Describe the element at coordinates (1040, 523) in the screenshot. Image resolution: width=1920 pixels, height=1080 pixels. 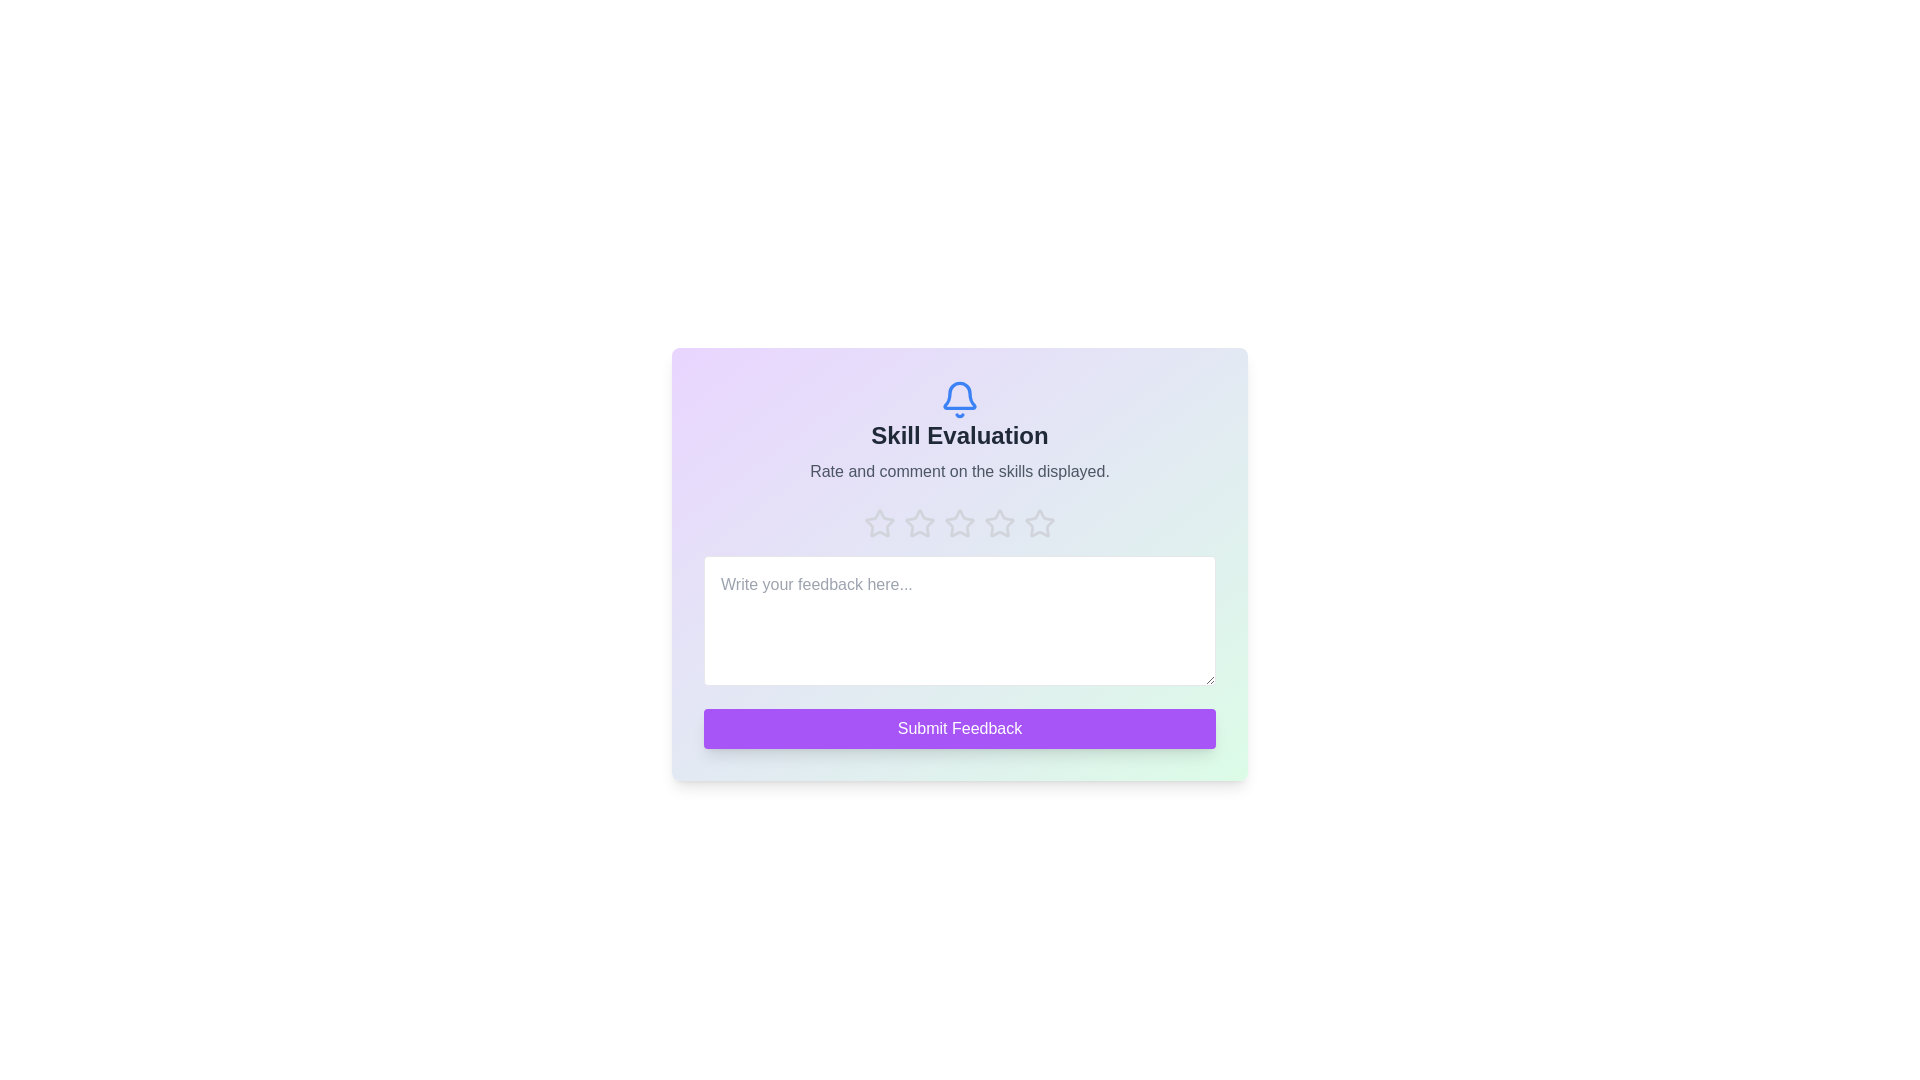
I see `the star corresponding to the rating 5` at that location.